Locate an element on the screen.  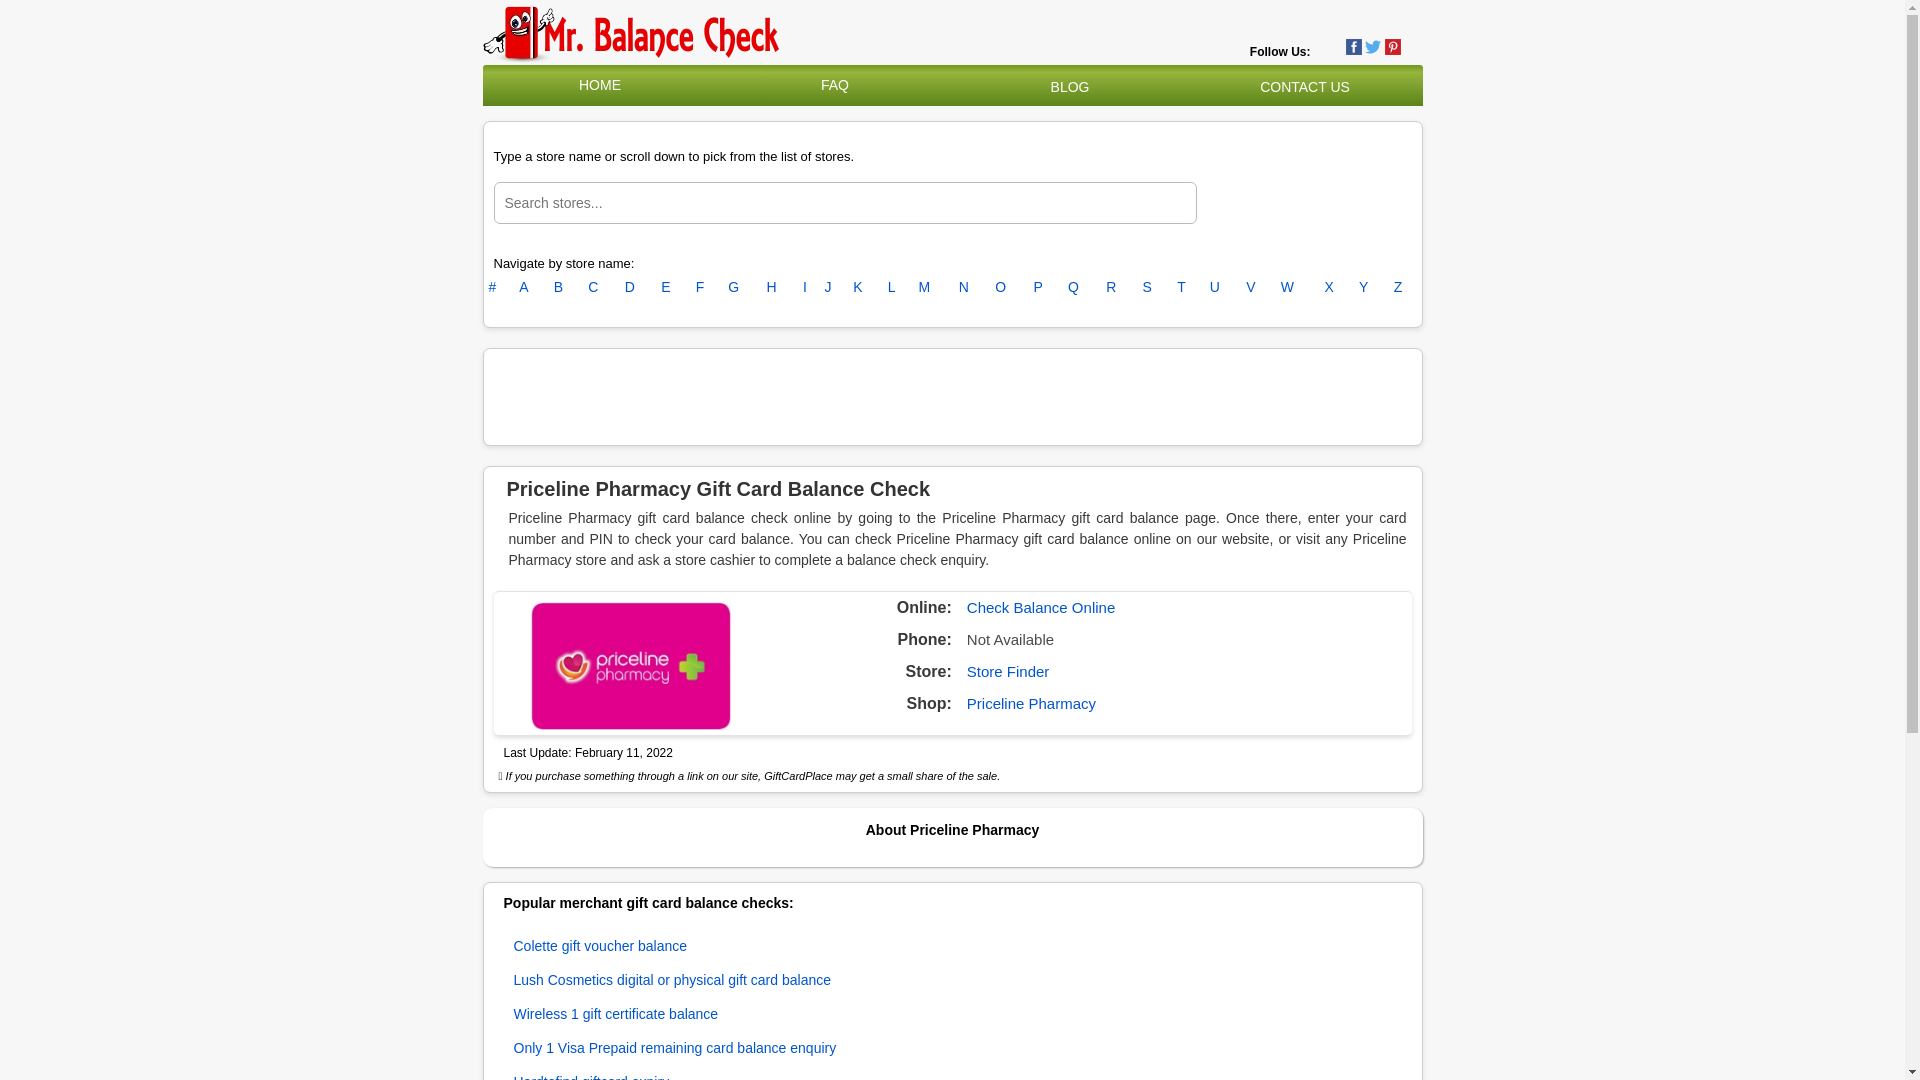
'V' is located at coordinates (1245, 286).